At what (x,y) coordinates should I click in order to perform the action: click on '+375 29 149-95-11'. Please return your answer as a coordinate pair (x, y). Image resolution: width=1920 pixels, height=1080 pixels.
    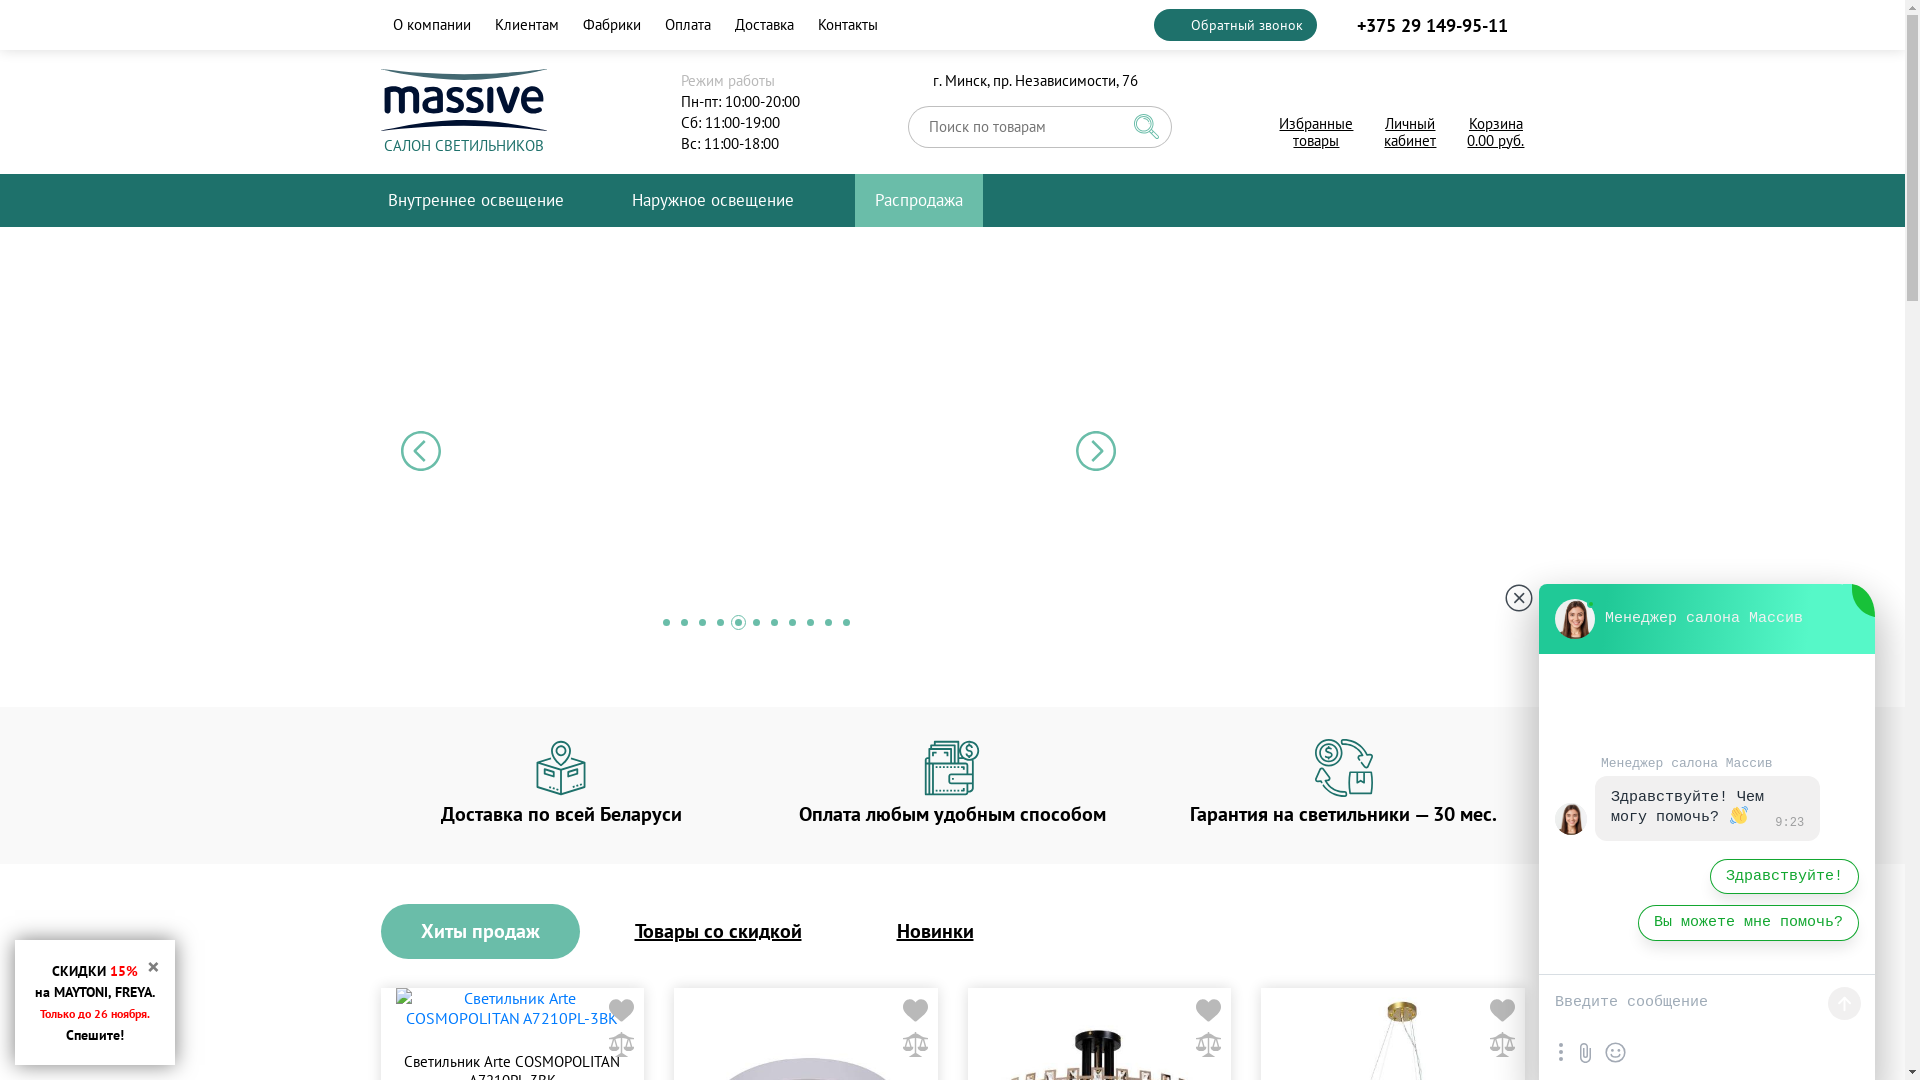
    Looking at the image, I should click on (1429, 24).